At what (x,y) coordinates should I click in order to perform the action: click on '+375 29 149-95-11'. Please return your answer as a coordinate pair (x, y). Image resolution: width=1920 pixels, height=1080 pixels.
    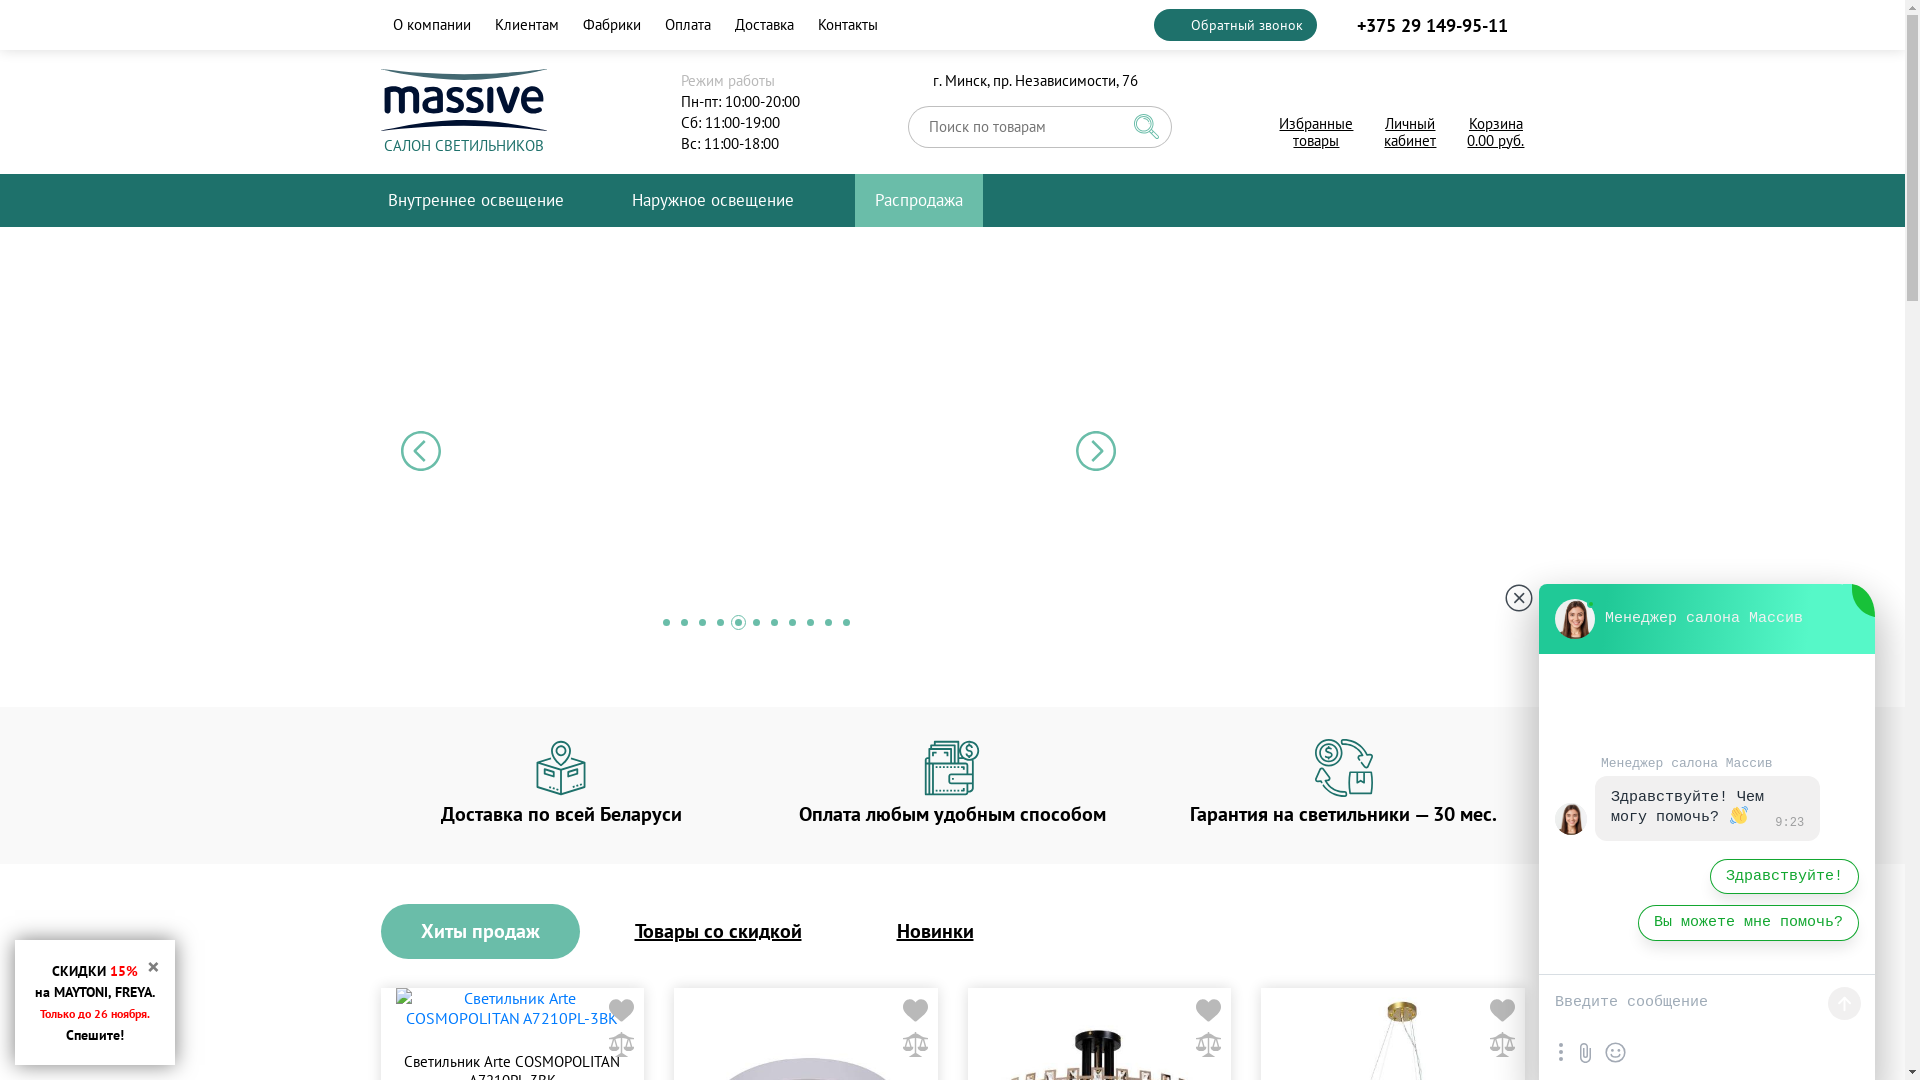
    Looking at the image, I should click on (1429, 24).